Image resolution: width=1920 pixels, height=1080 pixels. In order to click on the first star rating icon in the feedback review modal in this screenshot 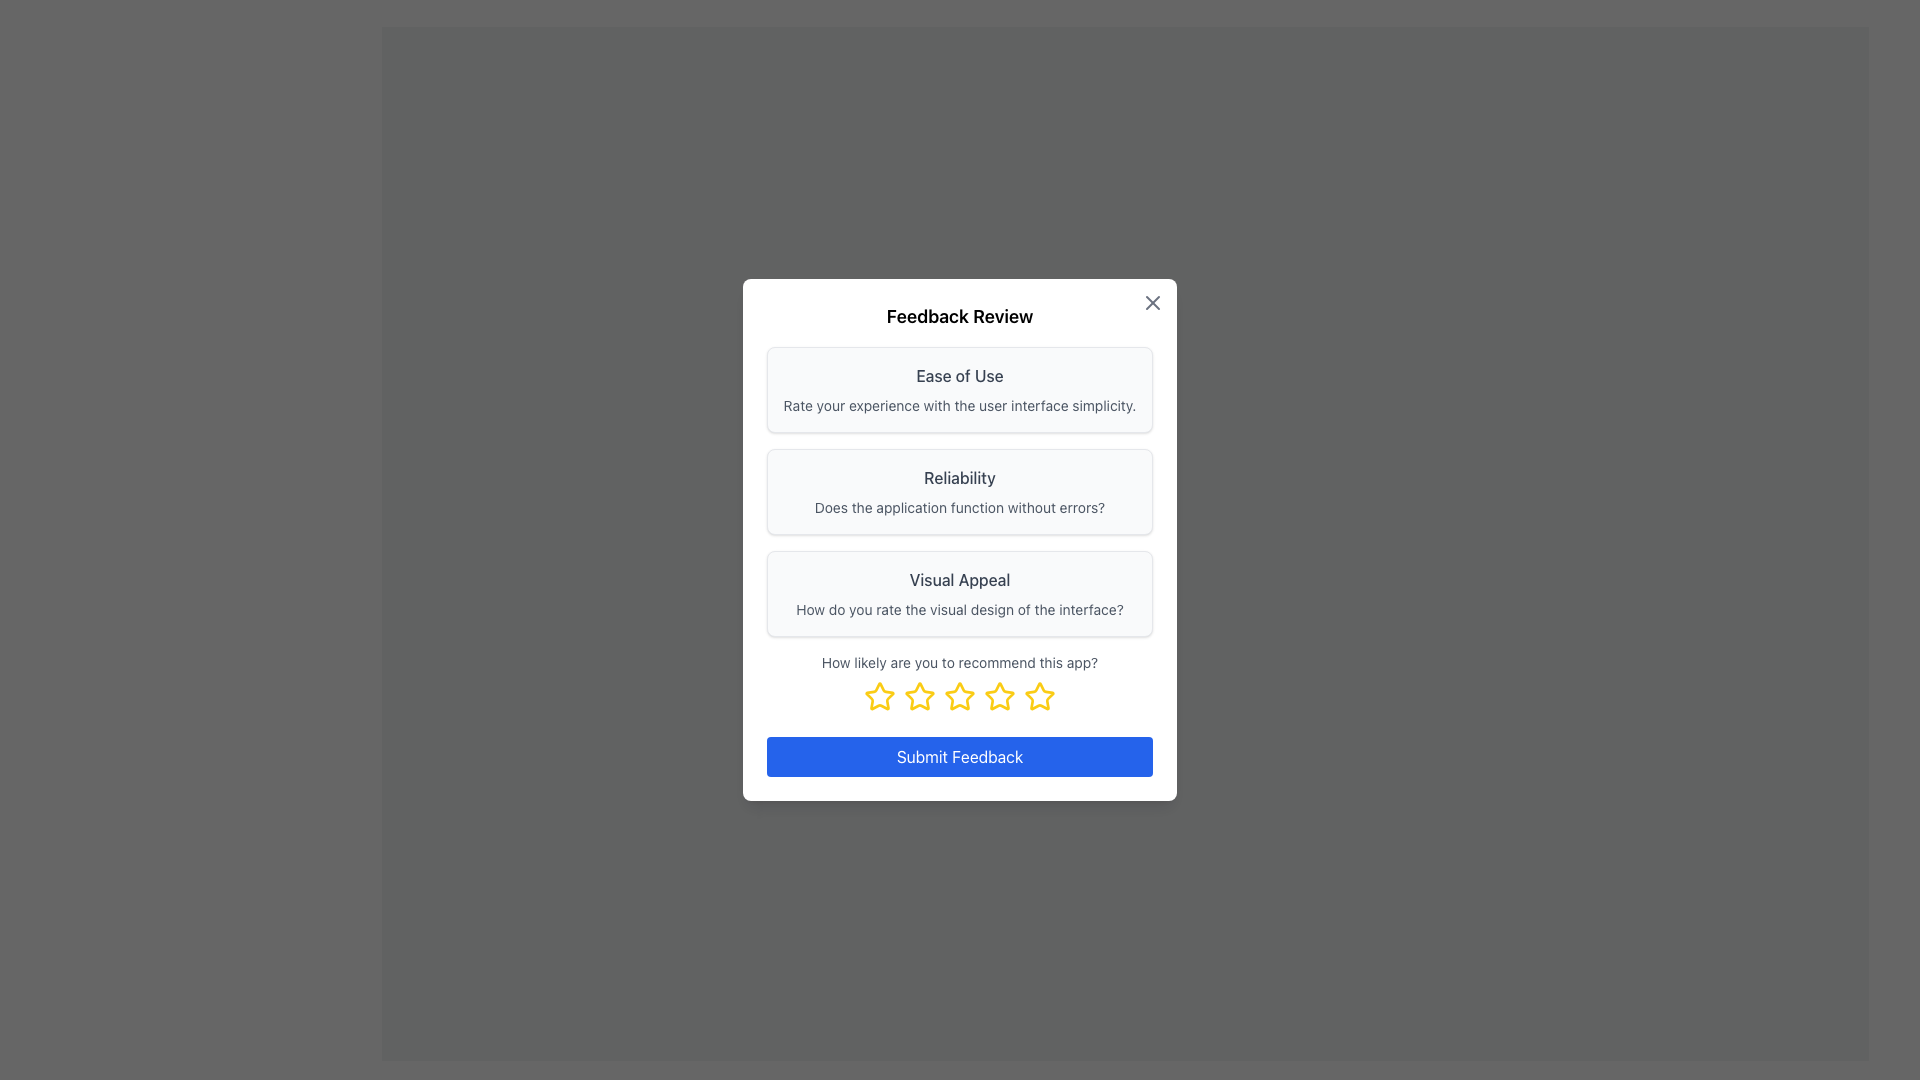, I will do `click(879, 695)`.